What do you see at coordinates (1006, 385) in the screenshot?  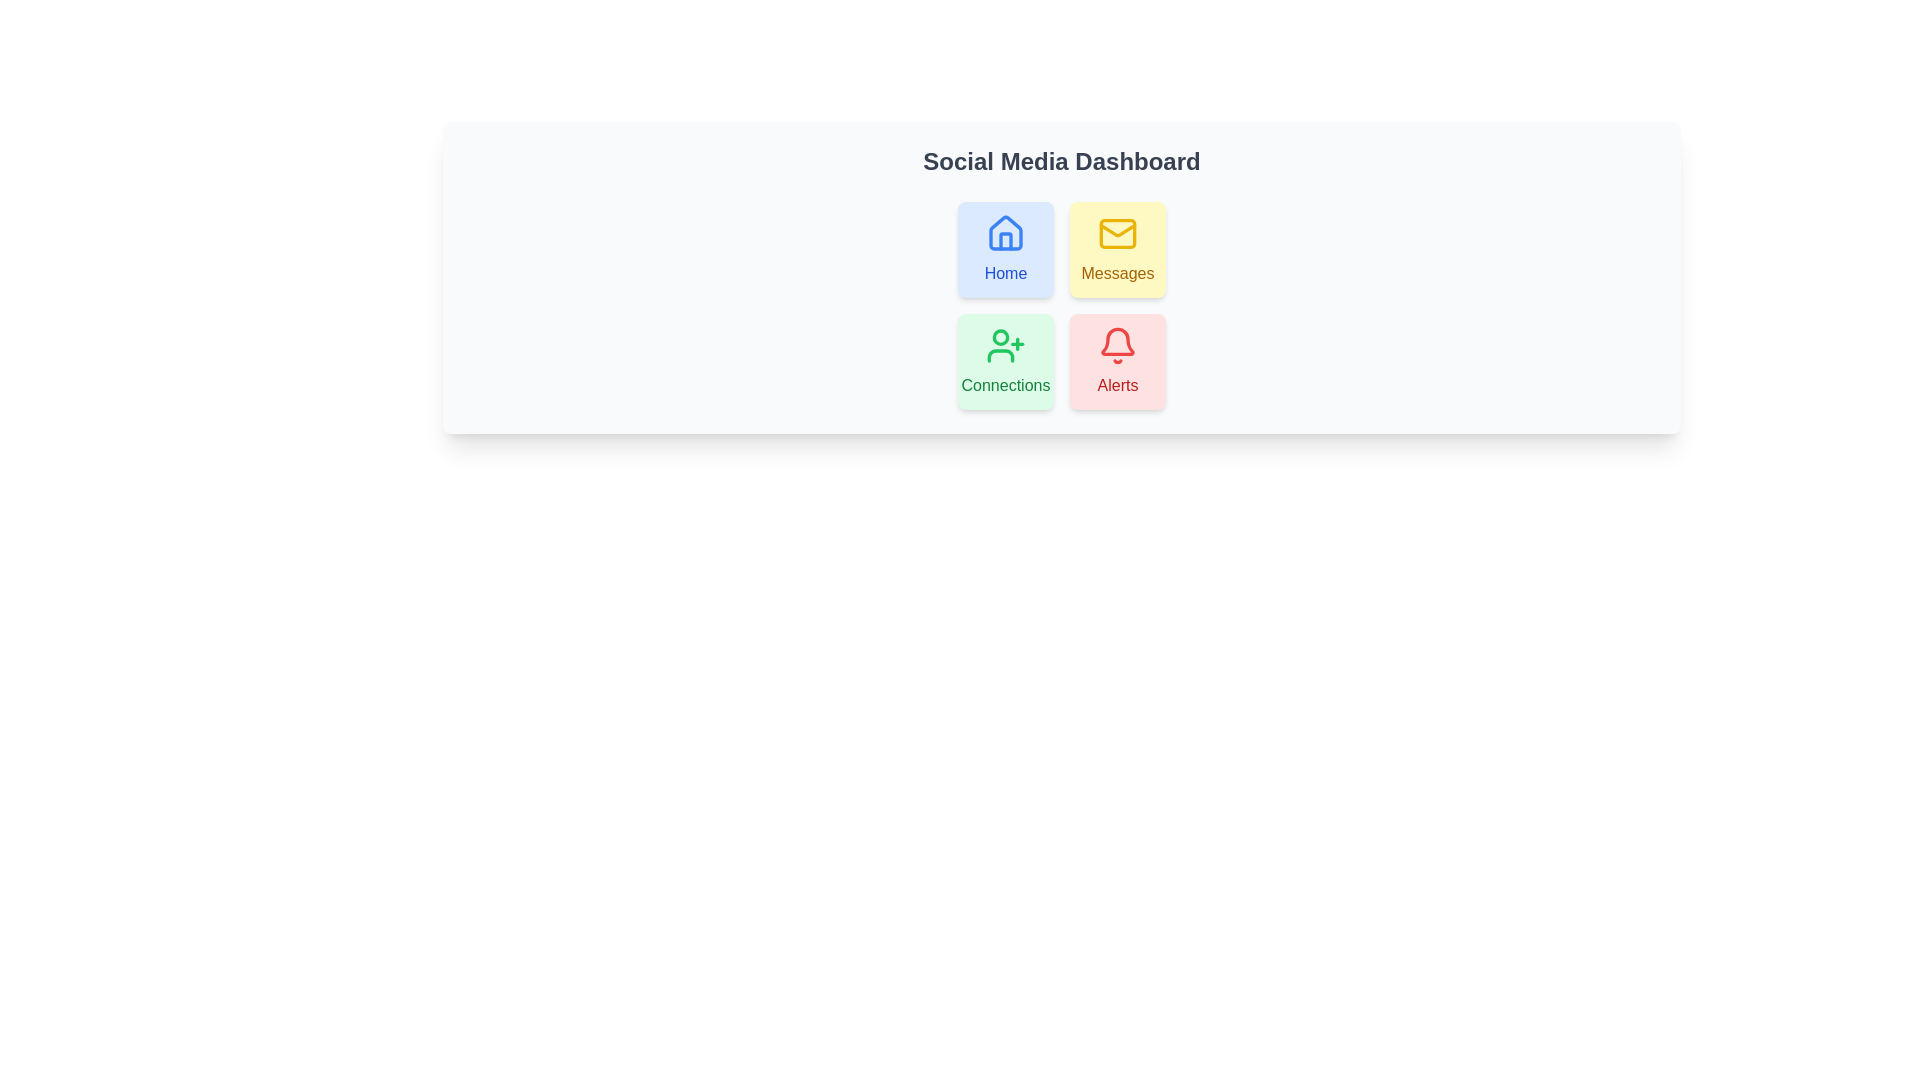 I see `the 'Connections' text label, which is styled in green and located within the third button of the grid under 'Social Media Dashboard'` at bounding box center [1006, 385].